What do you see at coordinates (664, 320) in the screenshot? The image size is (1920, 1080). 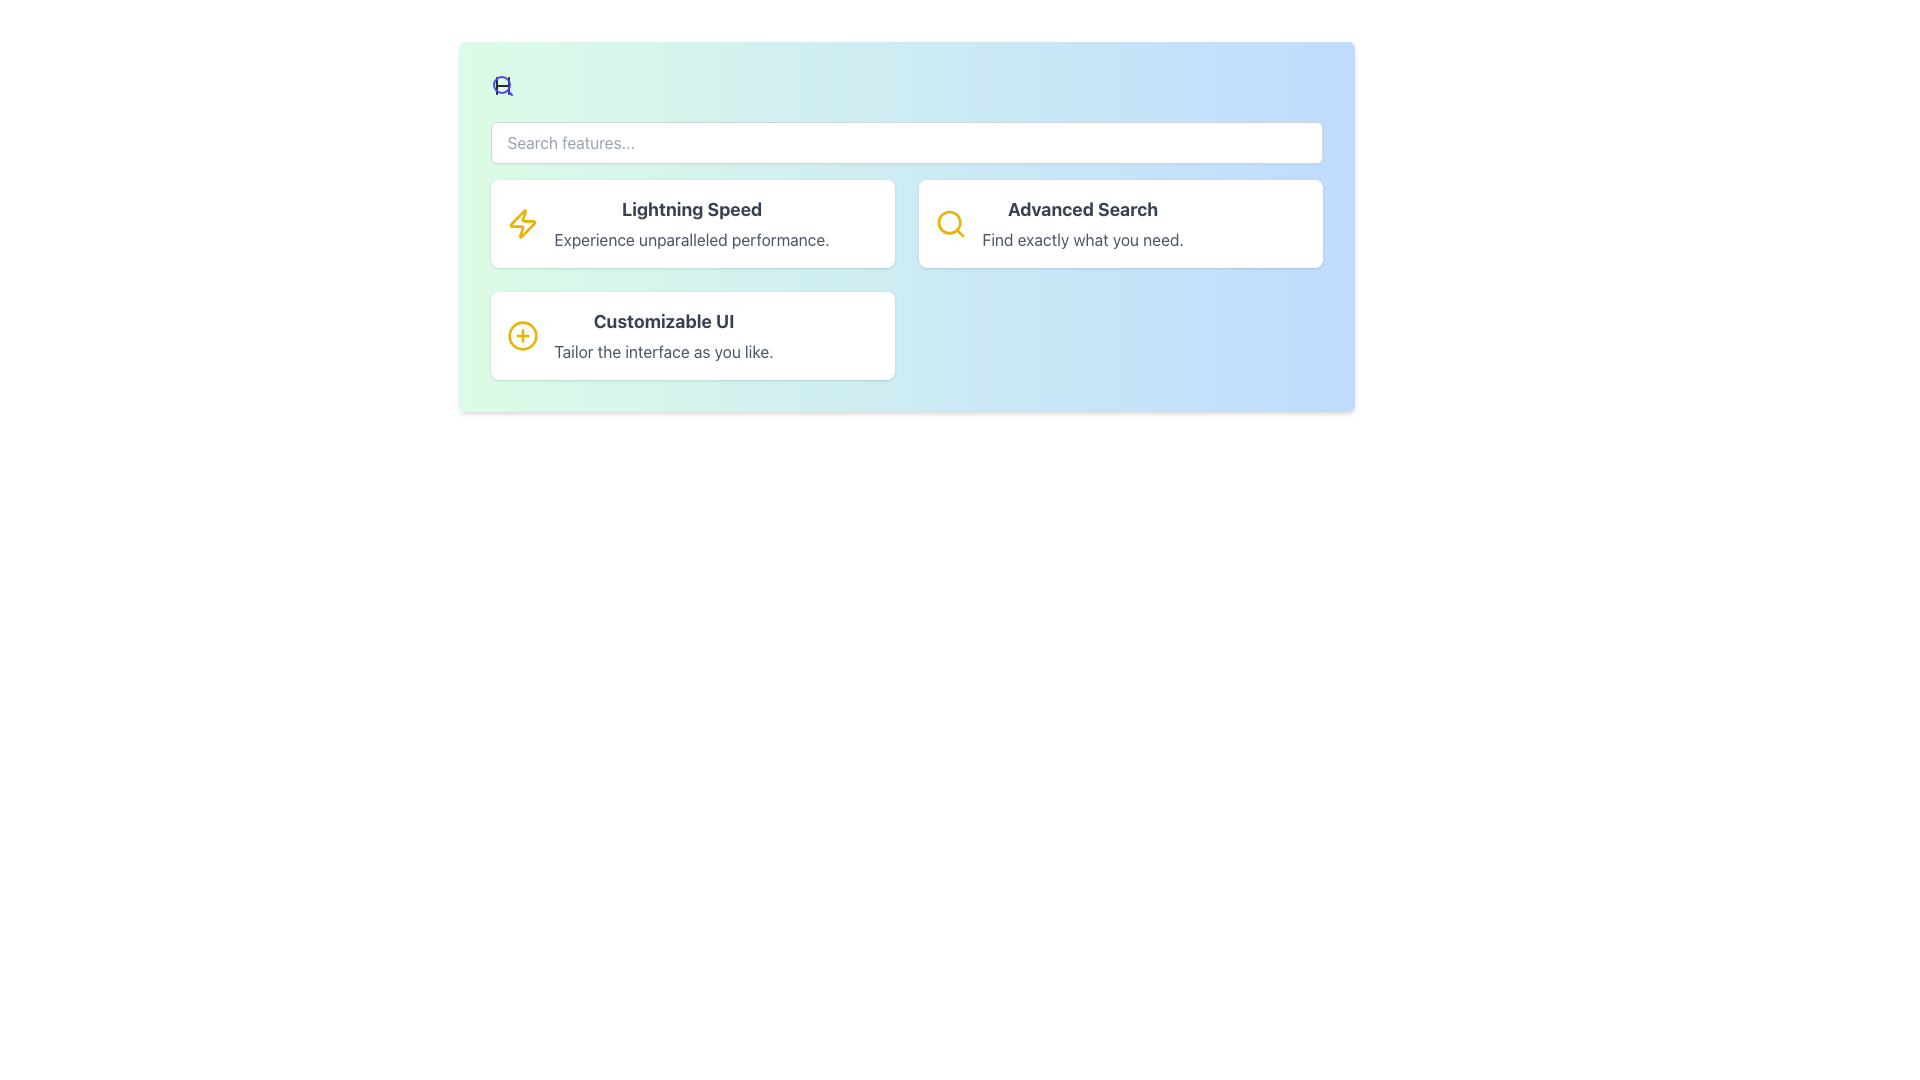 I see `the header text in the light green box that indicates the customization features of the UI, located in the left-center area of the interface` at bounding box center [664, 320].